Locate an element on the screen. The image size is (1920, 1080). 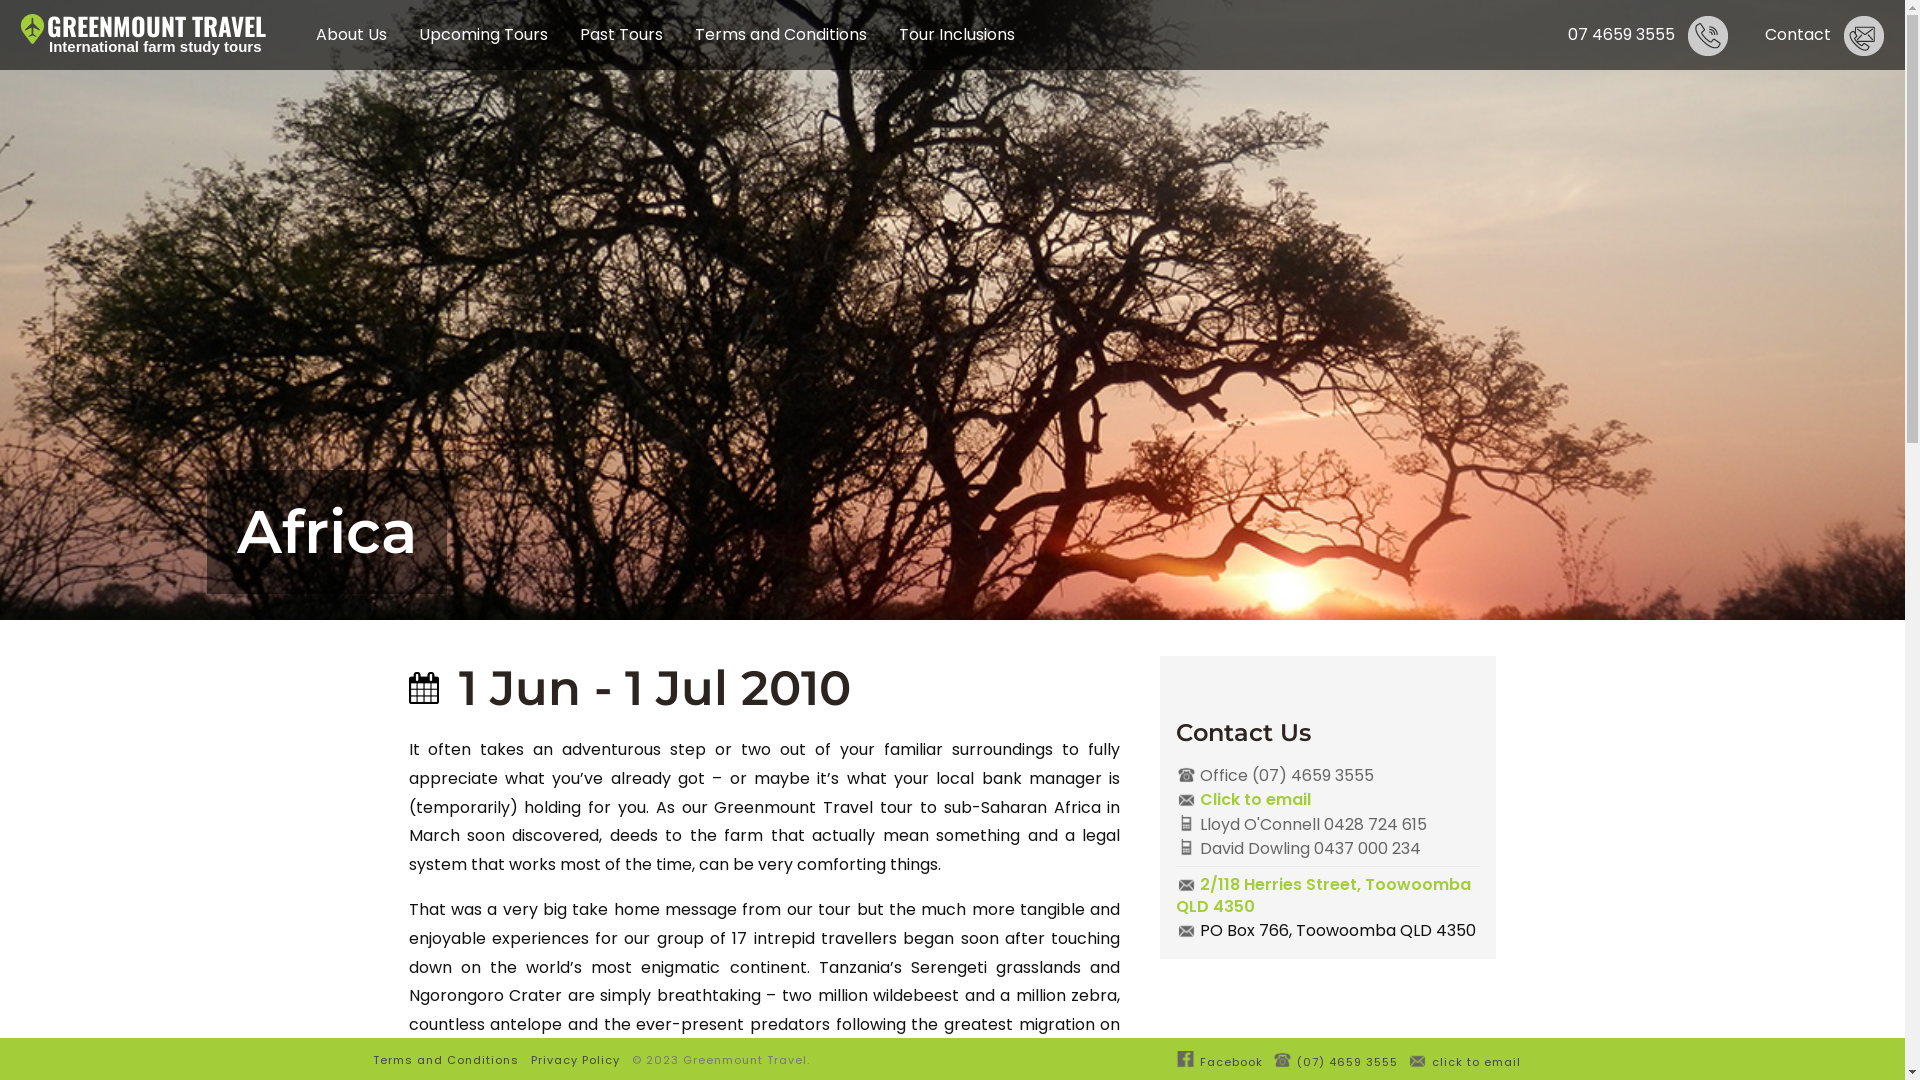
'2/118 Herries Street, Toowoomba QLD 4350' is located at coordinates (1328, 894).